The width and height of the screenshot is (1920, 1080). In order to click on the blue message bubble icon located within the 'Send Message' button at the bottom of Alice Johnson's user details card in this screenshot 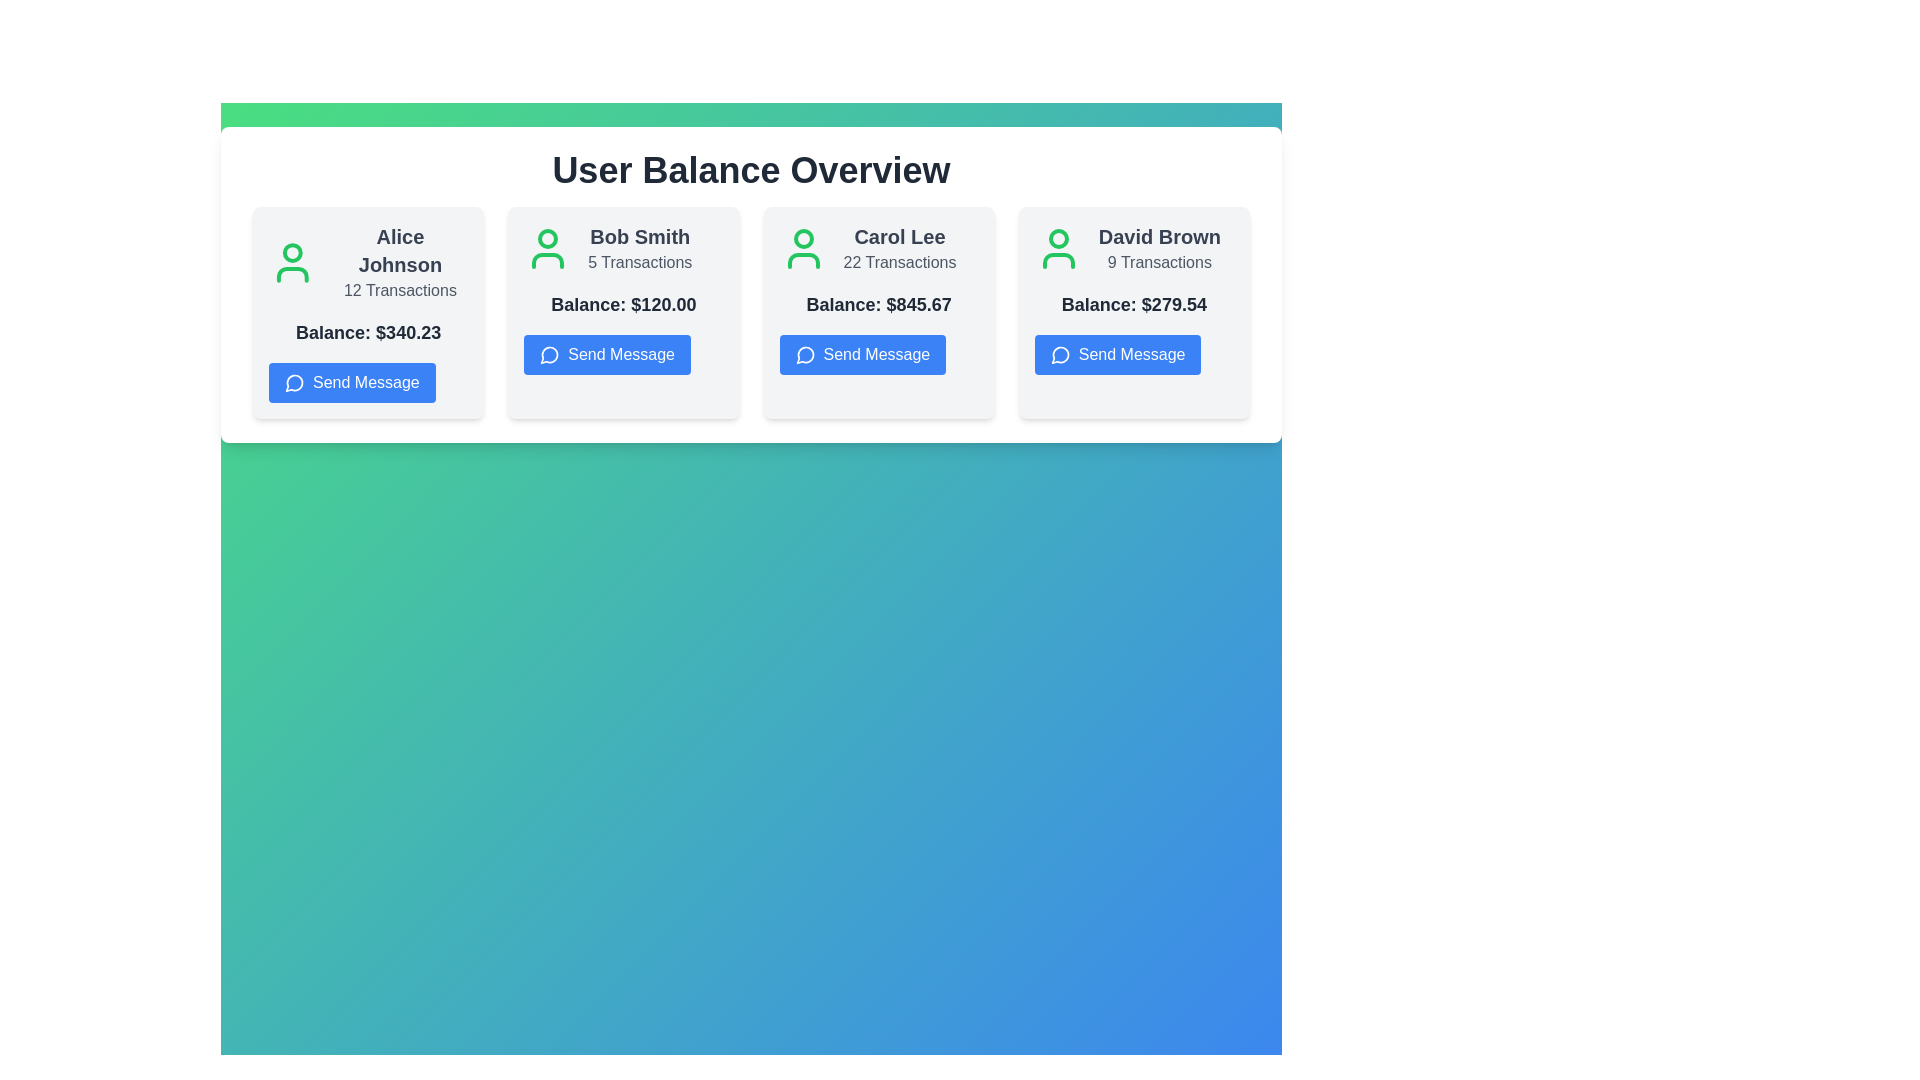, I will do `click(293, 382)`.